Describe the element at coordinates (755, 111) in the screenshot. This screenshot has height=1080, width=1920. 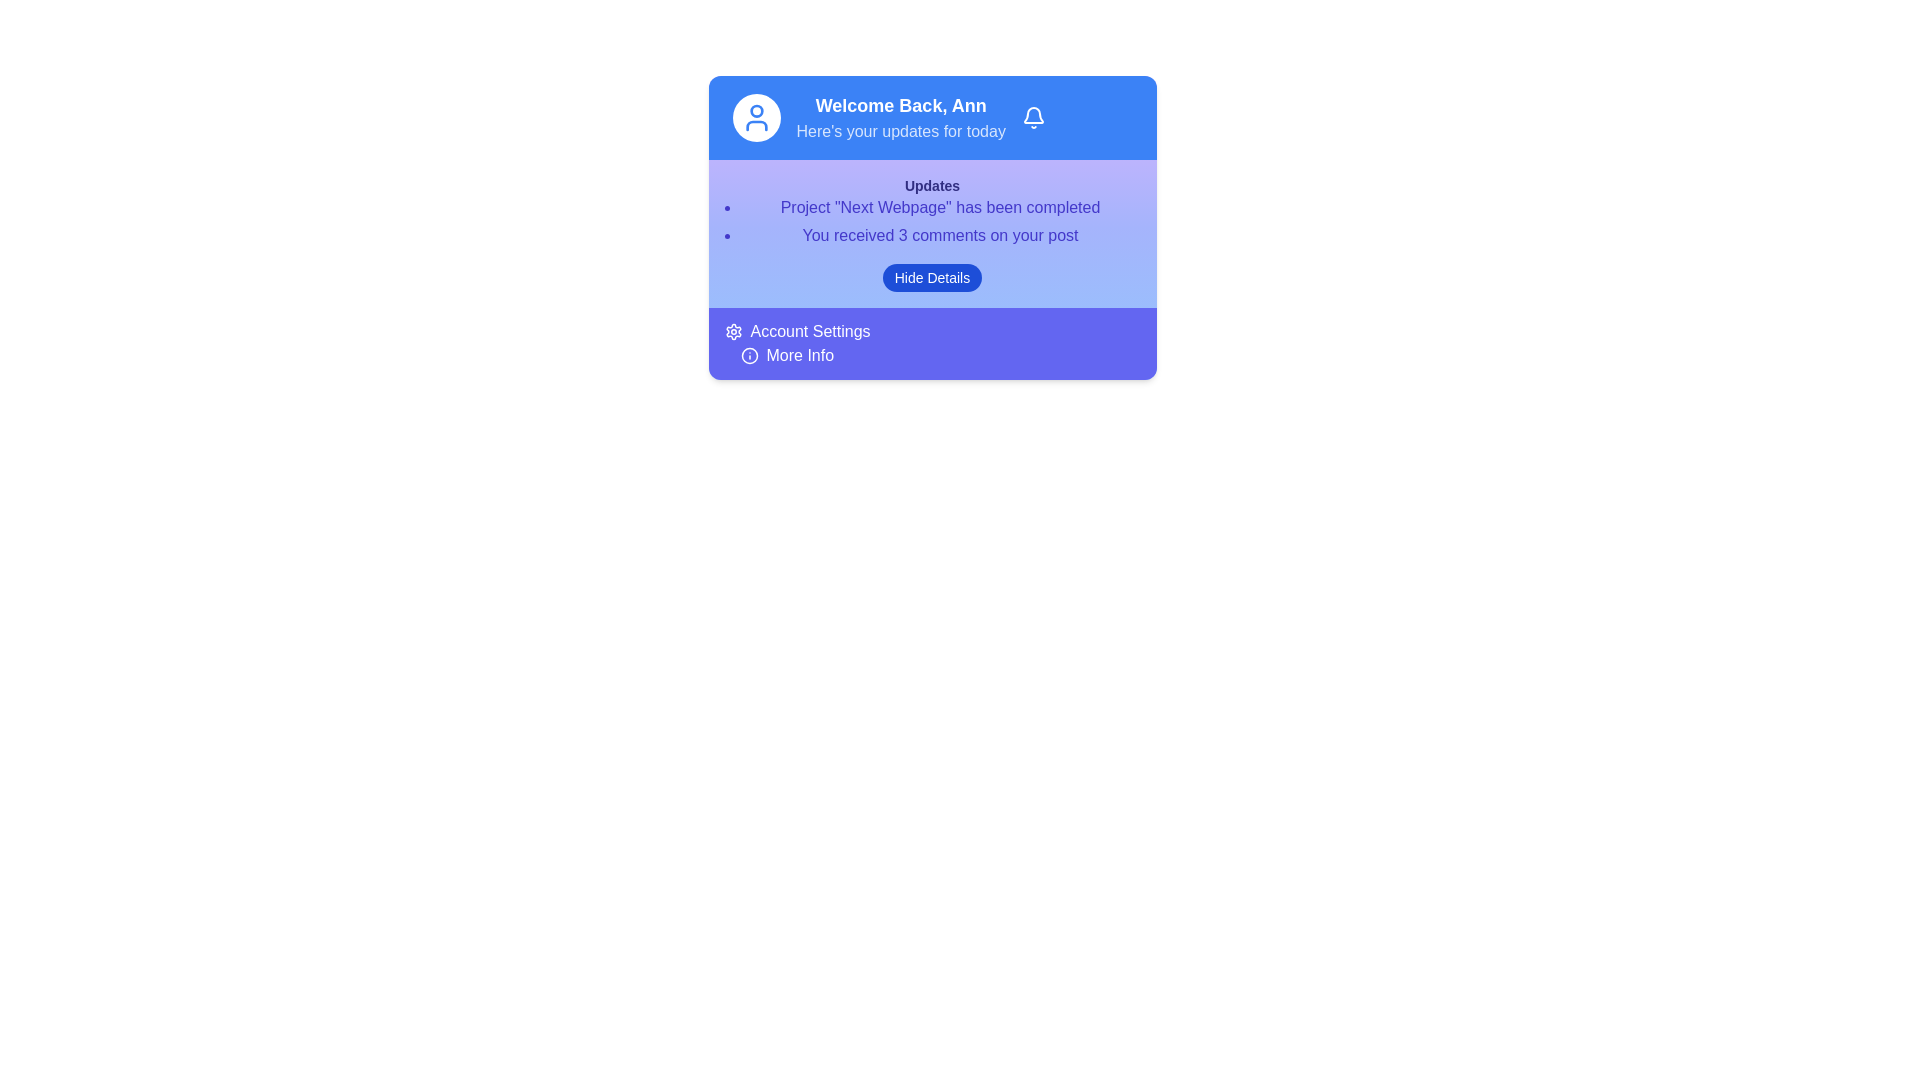
I see `the User profile icon, which is a circular component representing the user's avatar, located at the top-center of the user welcoming card widget` at that location.